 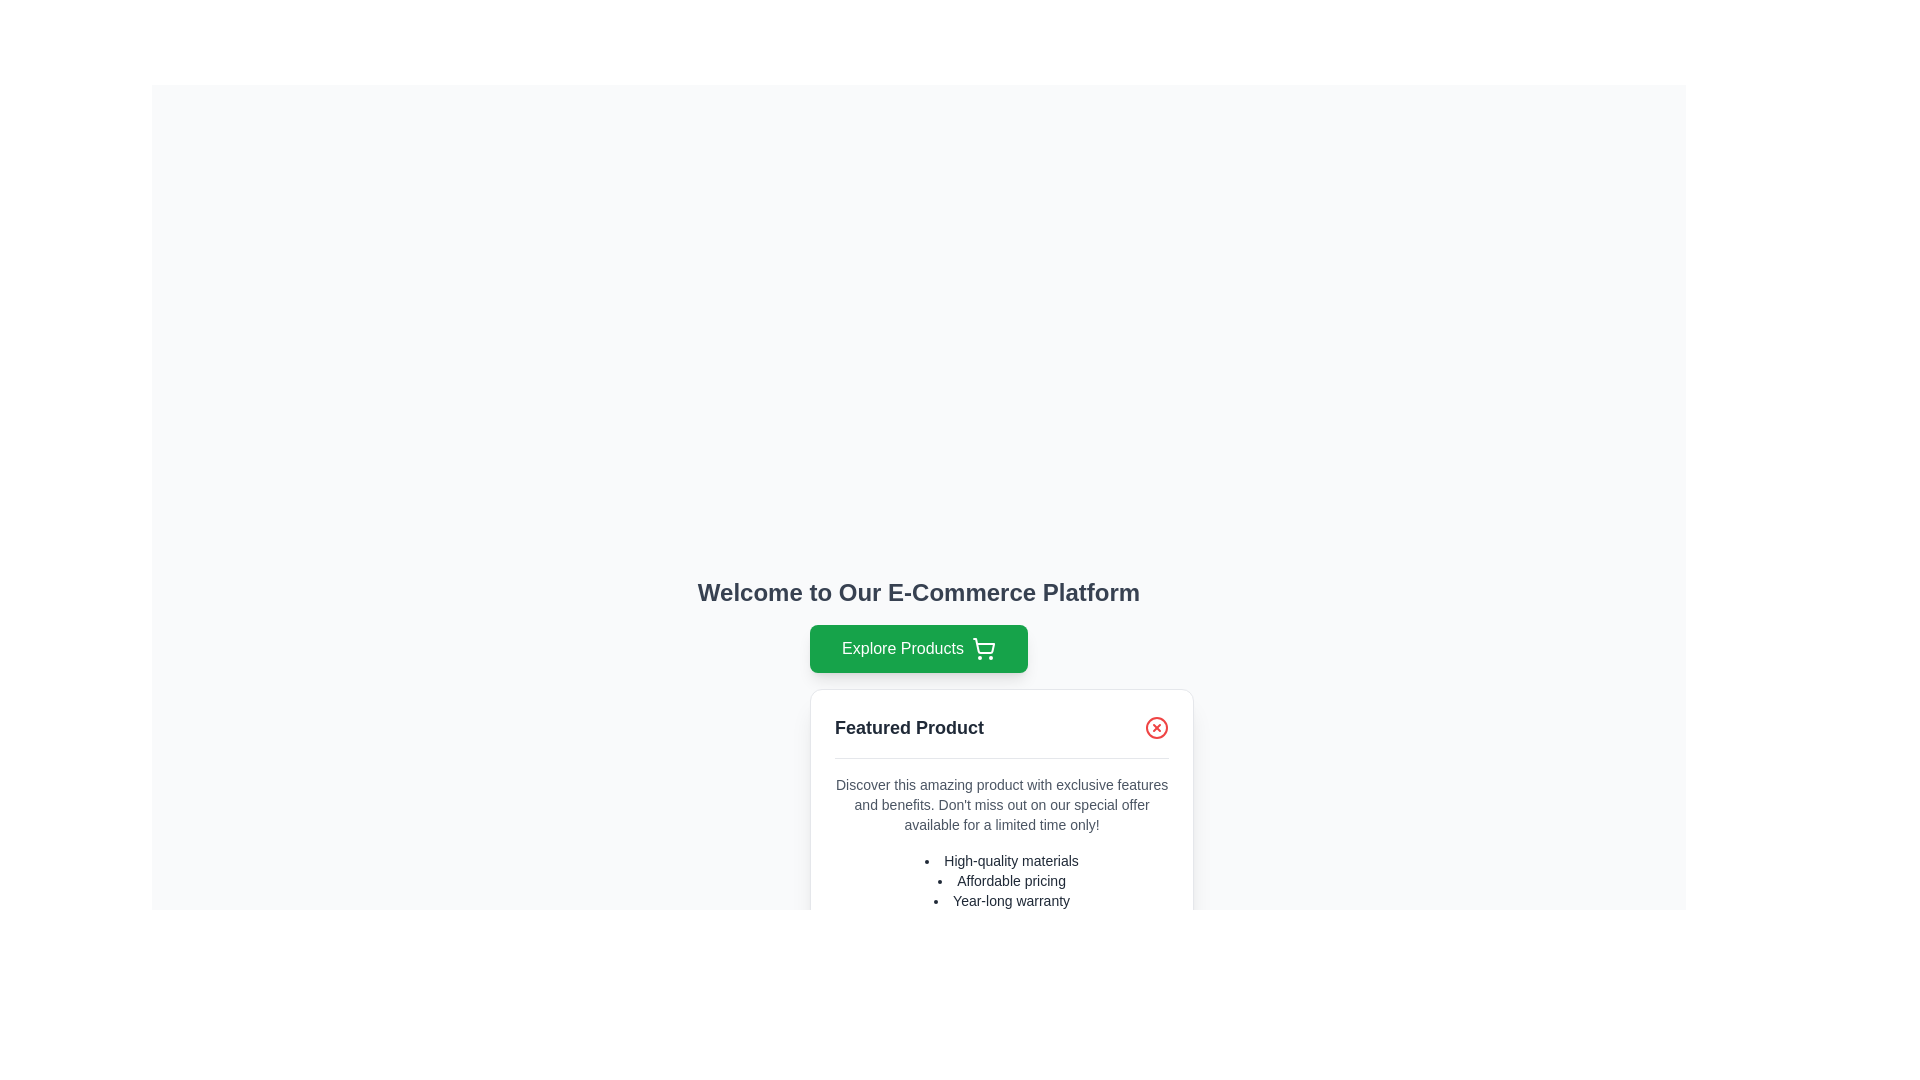 What do you see at coordinates (917, 648) in the screenshot?
I see `the call-to-action button for exploring products, located centrally below the heading 'Welcome to Our E-Commerce Platform' and above the featured product section` at bounding box center [917, 648].